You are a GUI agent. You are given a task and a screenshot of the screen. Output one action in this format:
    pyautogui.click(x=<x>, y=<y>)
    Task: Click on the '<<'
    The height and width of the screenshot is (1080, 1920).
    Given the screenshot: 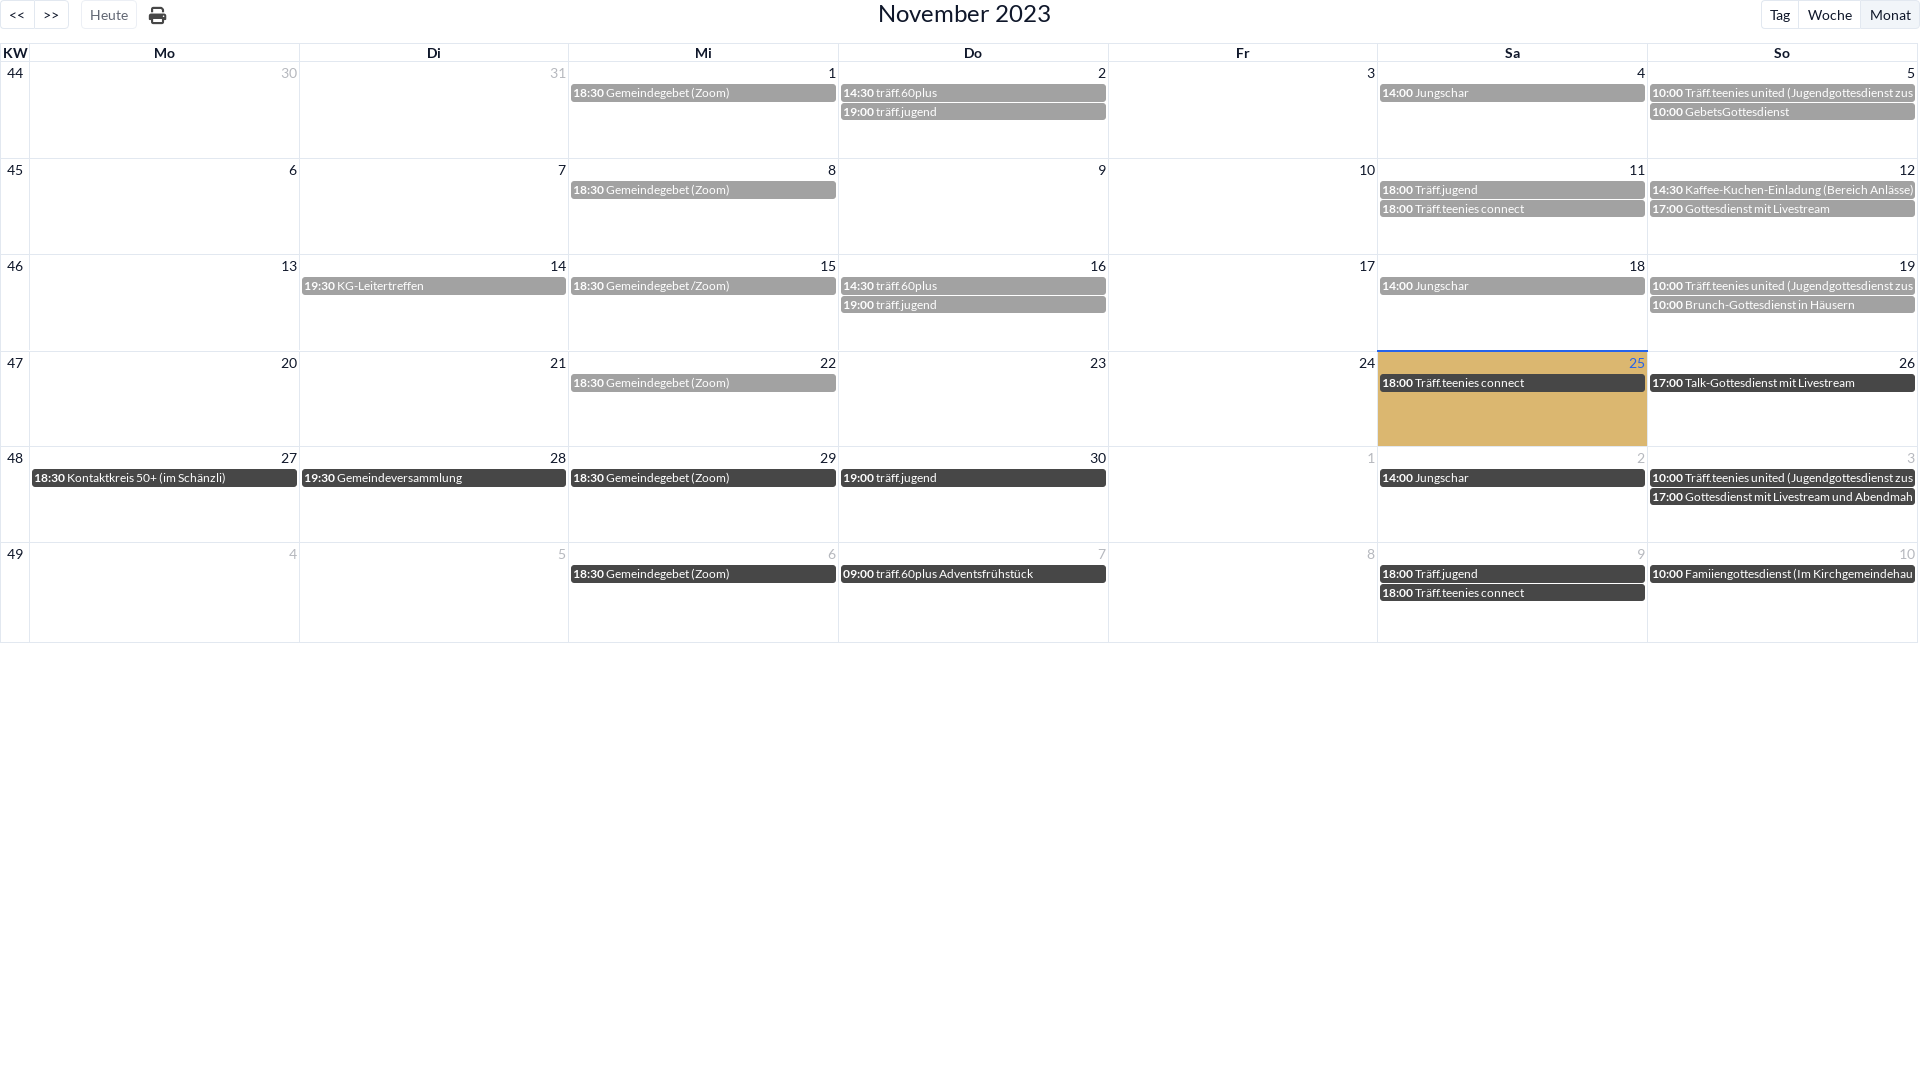 What is the action you would take?
    pyautogui.click(x=17, y=14)
    